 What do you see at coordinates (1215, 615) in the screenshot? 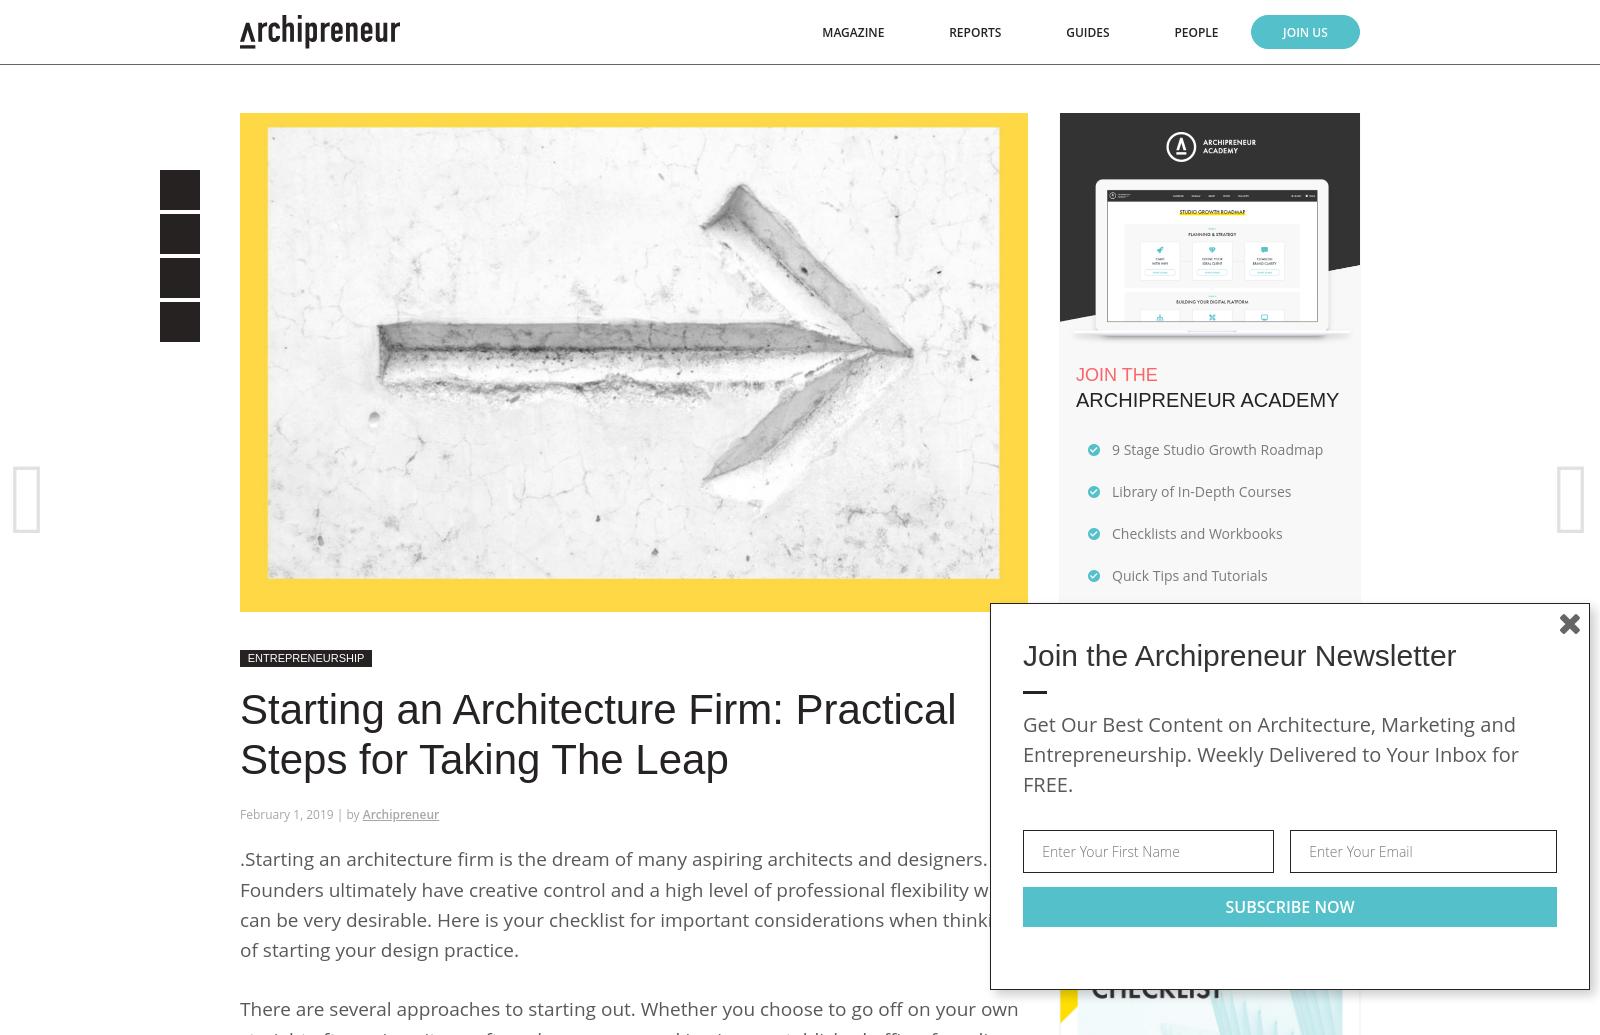
I see `'A Supportive Online Community'` at bounding box center [1215, 615].